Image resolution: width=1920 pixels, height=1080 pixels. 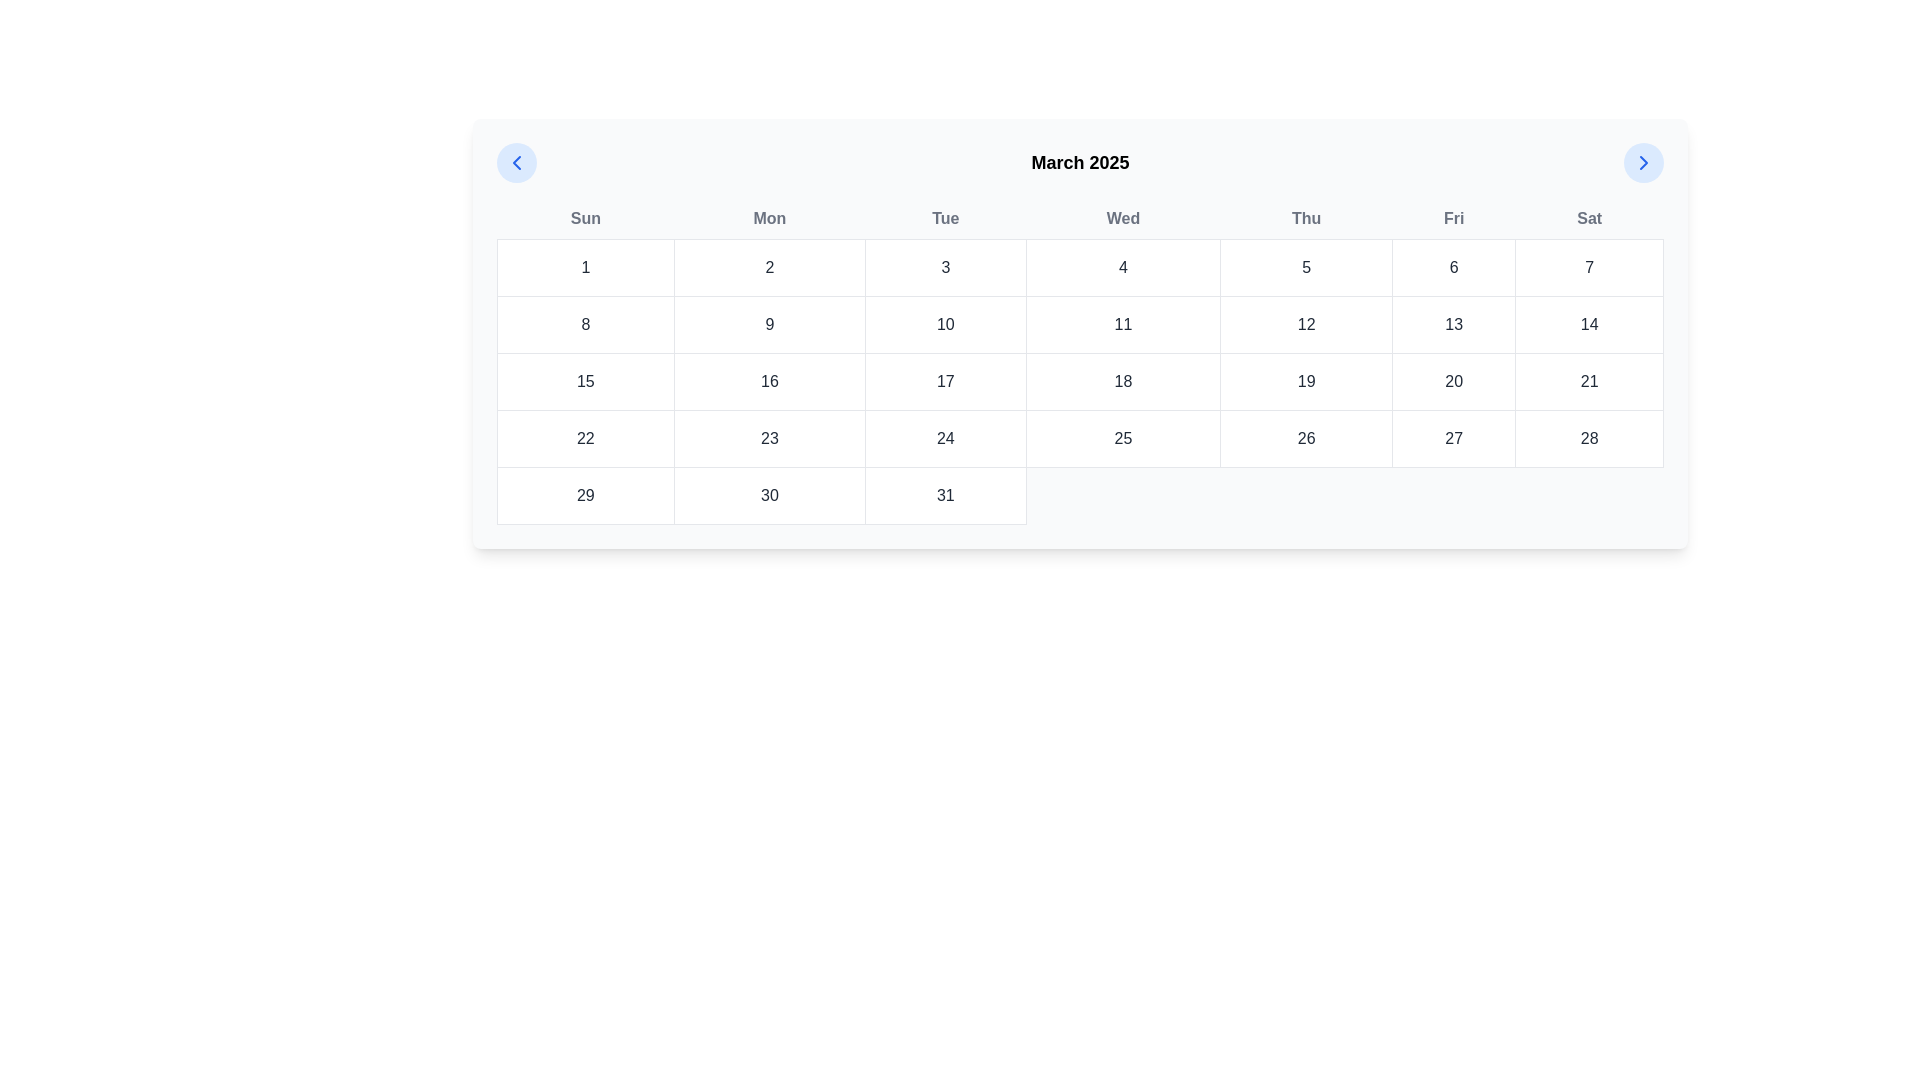 I want to click on the bold, gray-colored text label reading 'Sat' which represents Saturday, positioned as the last element in the horizontal sequence of weekday labels at the top-right corner of the calendar component, so click(x=1588, y=219).